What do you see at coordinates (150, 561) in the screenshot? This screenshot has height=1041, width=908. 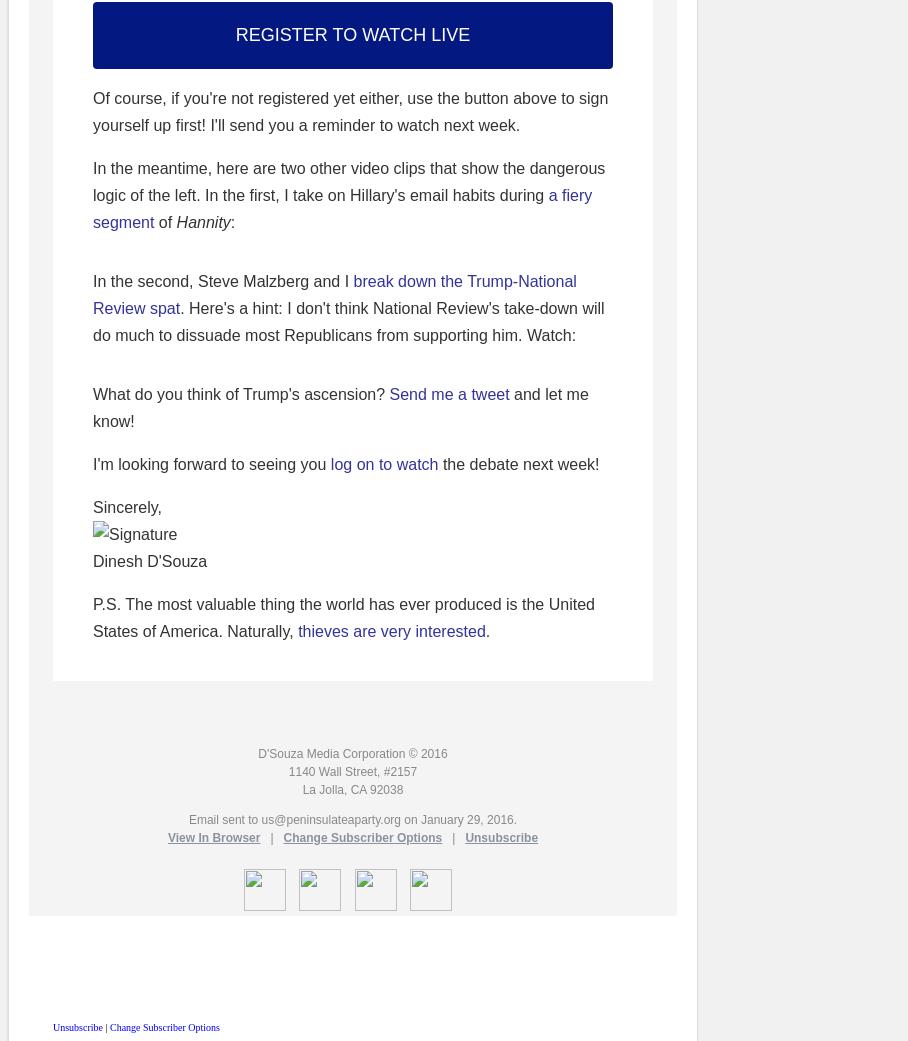 I see `'Dinesh D'Souza'` at bounding box center [150, 561].